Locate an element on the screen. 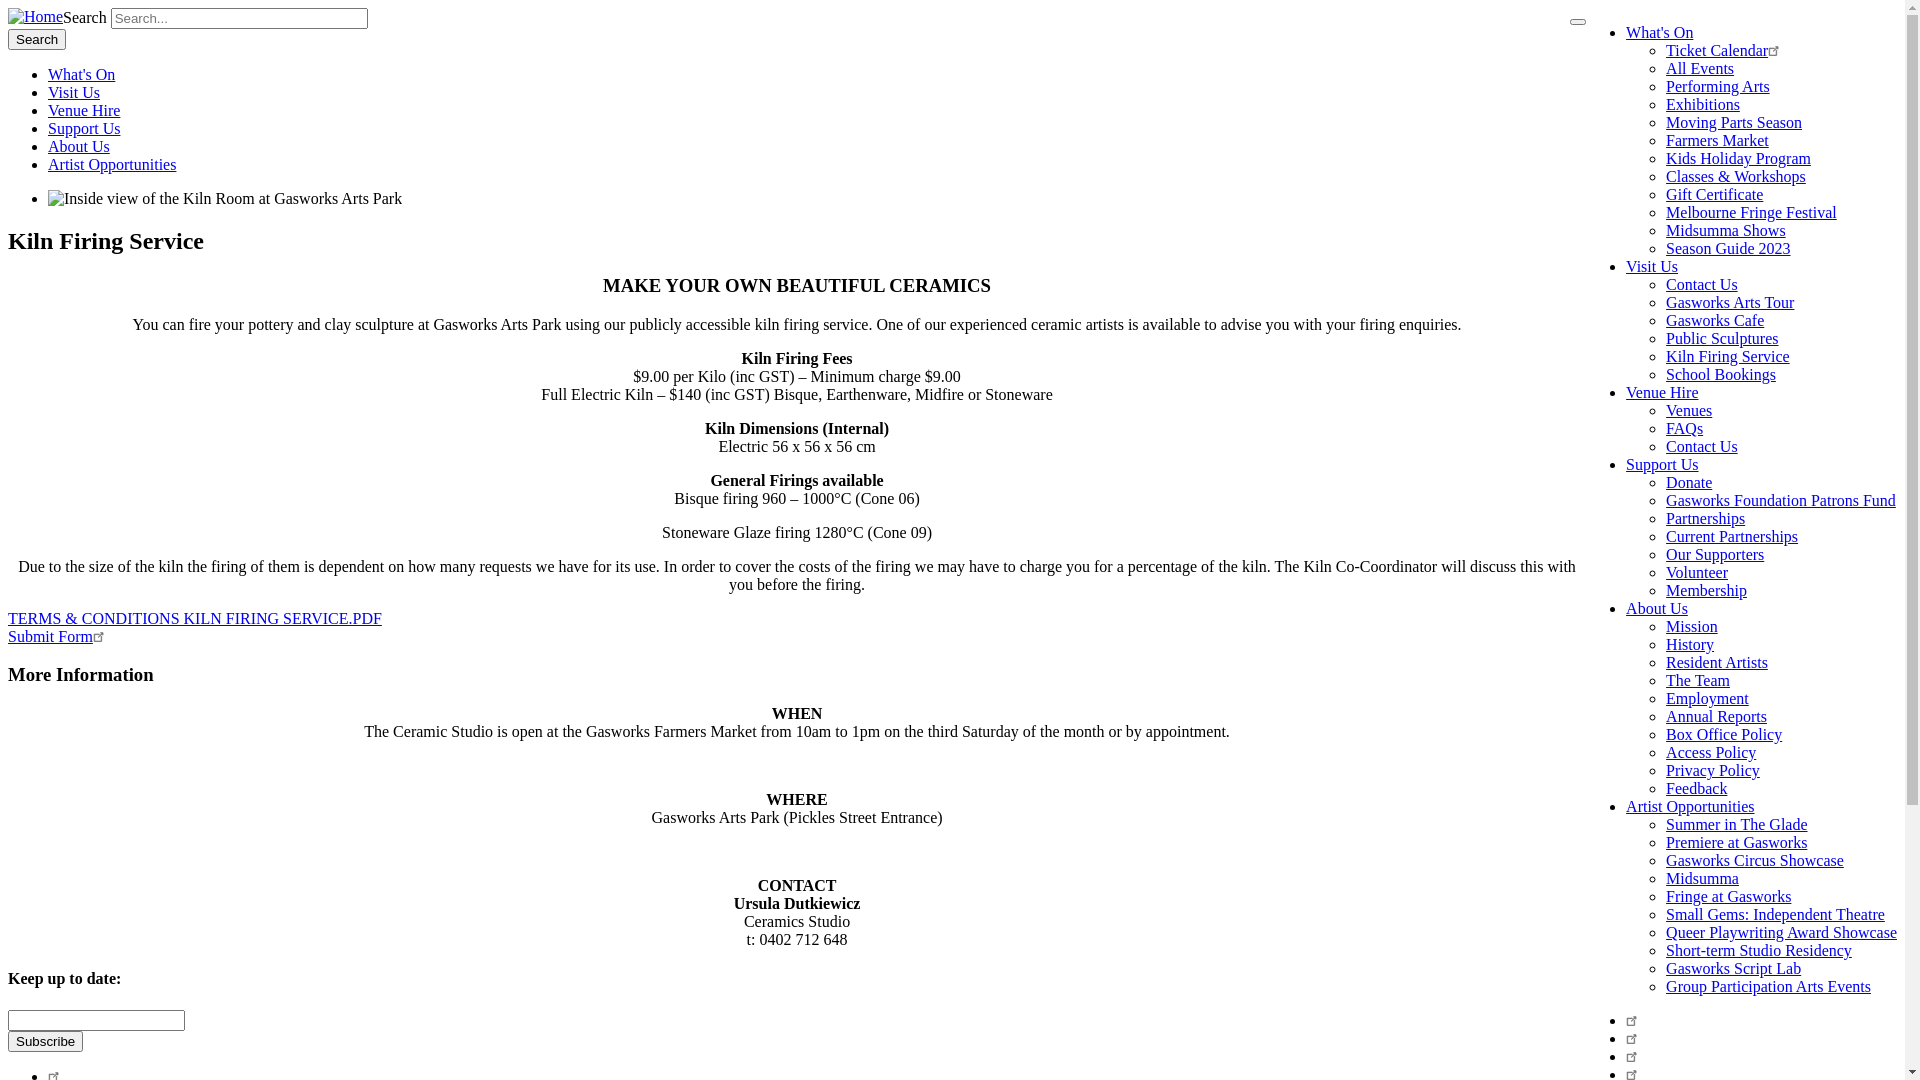  'Small Gems: Independent Theatre' is located at coordinates (1775, 914).